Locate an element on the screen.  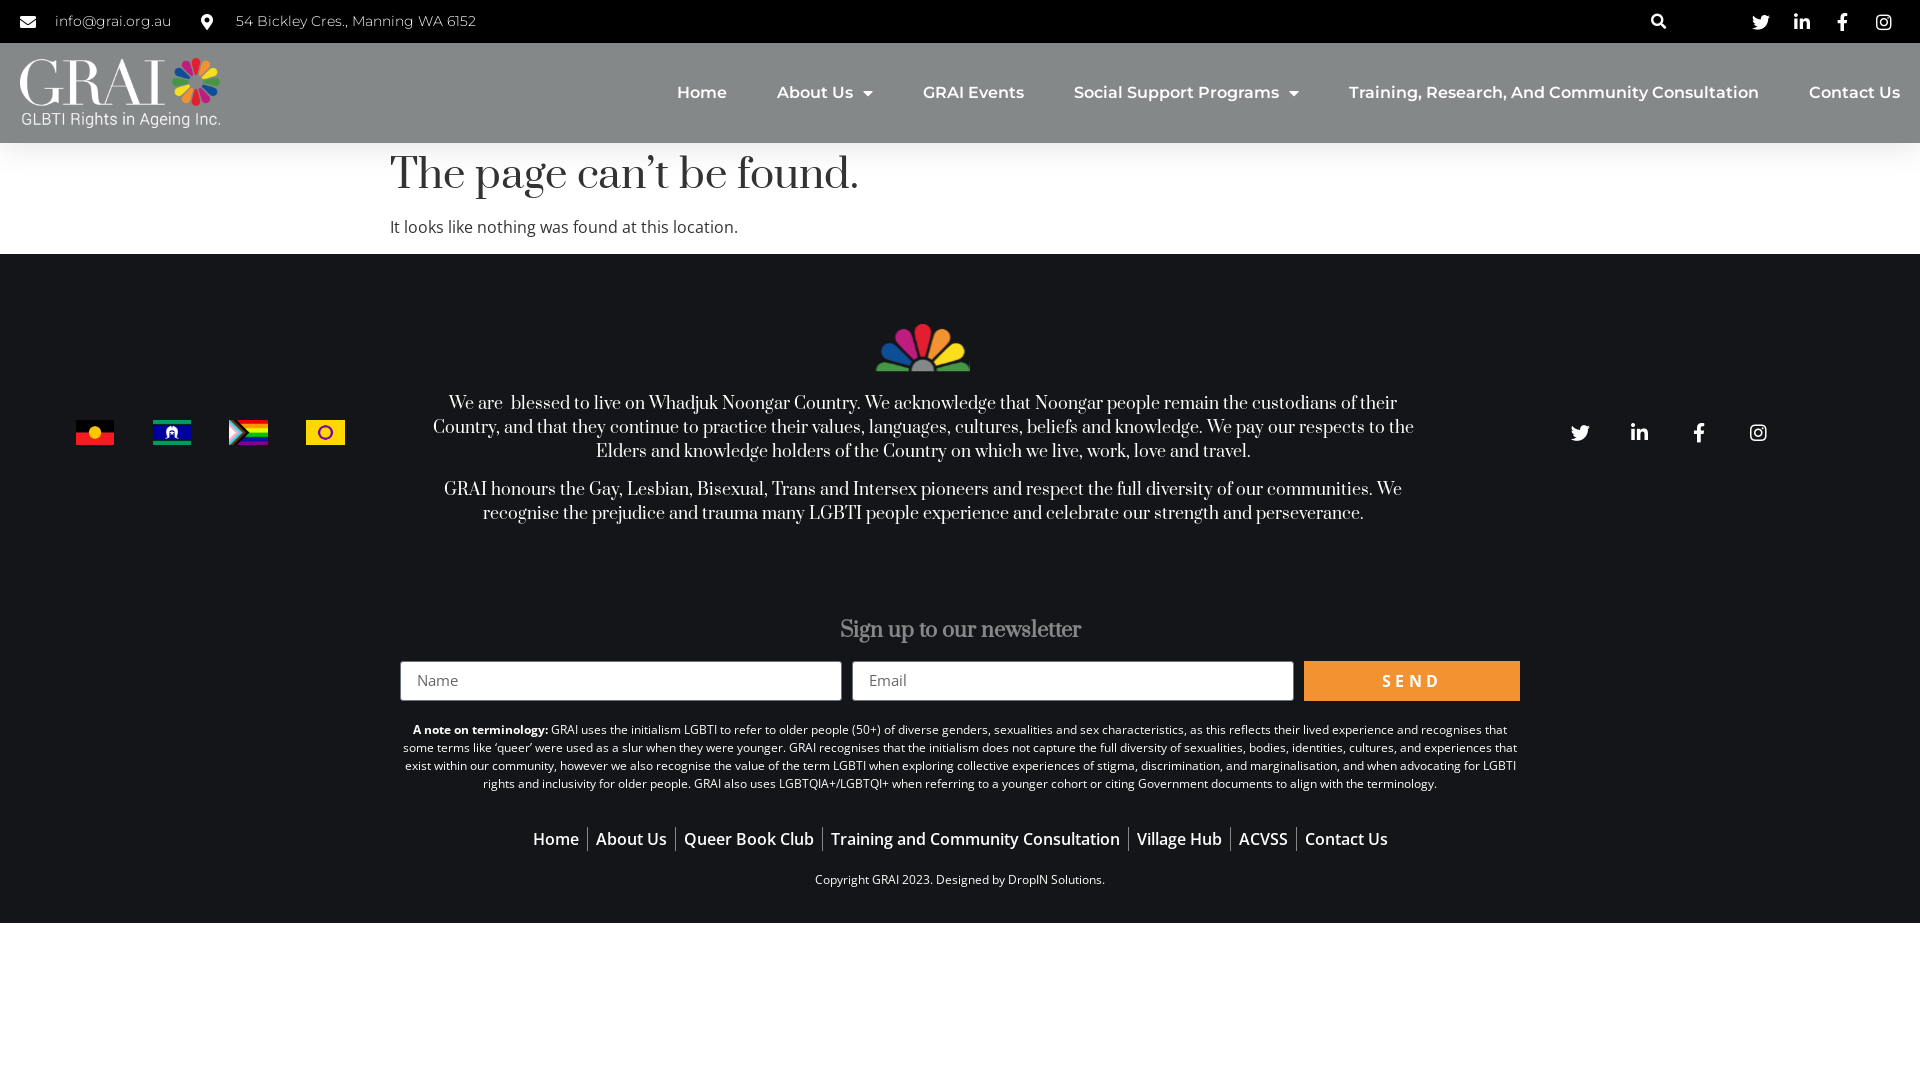
'Queer Book Club' is located at coordinates (684, 839).